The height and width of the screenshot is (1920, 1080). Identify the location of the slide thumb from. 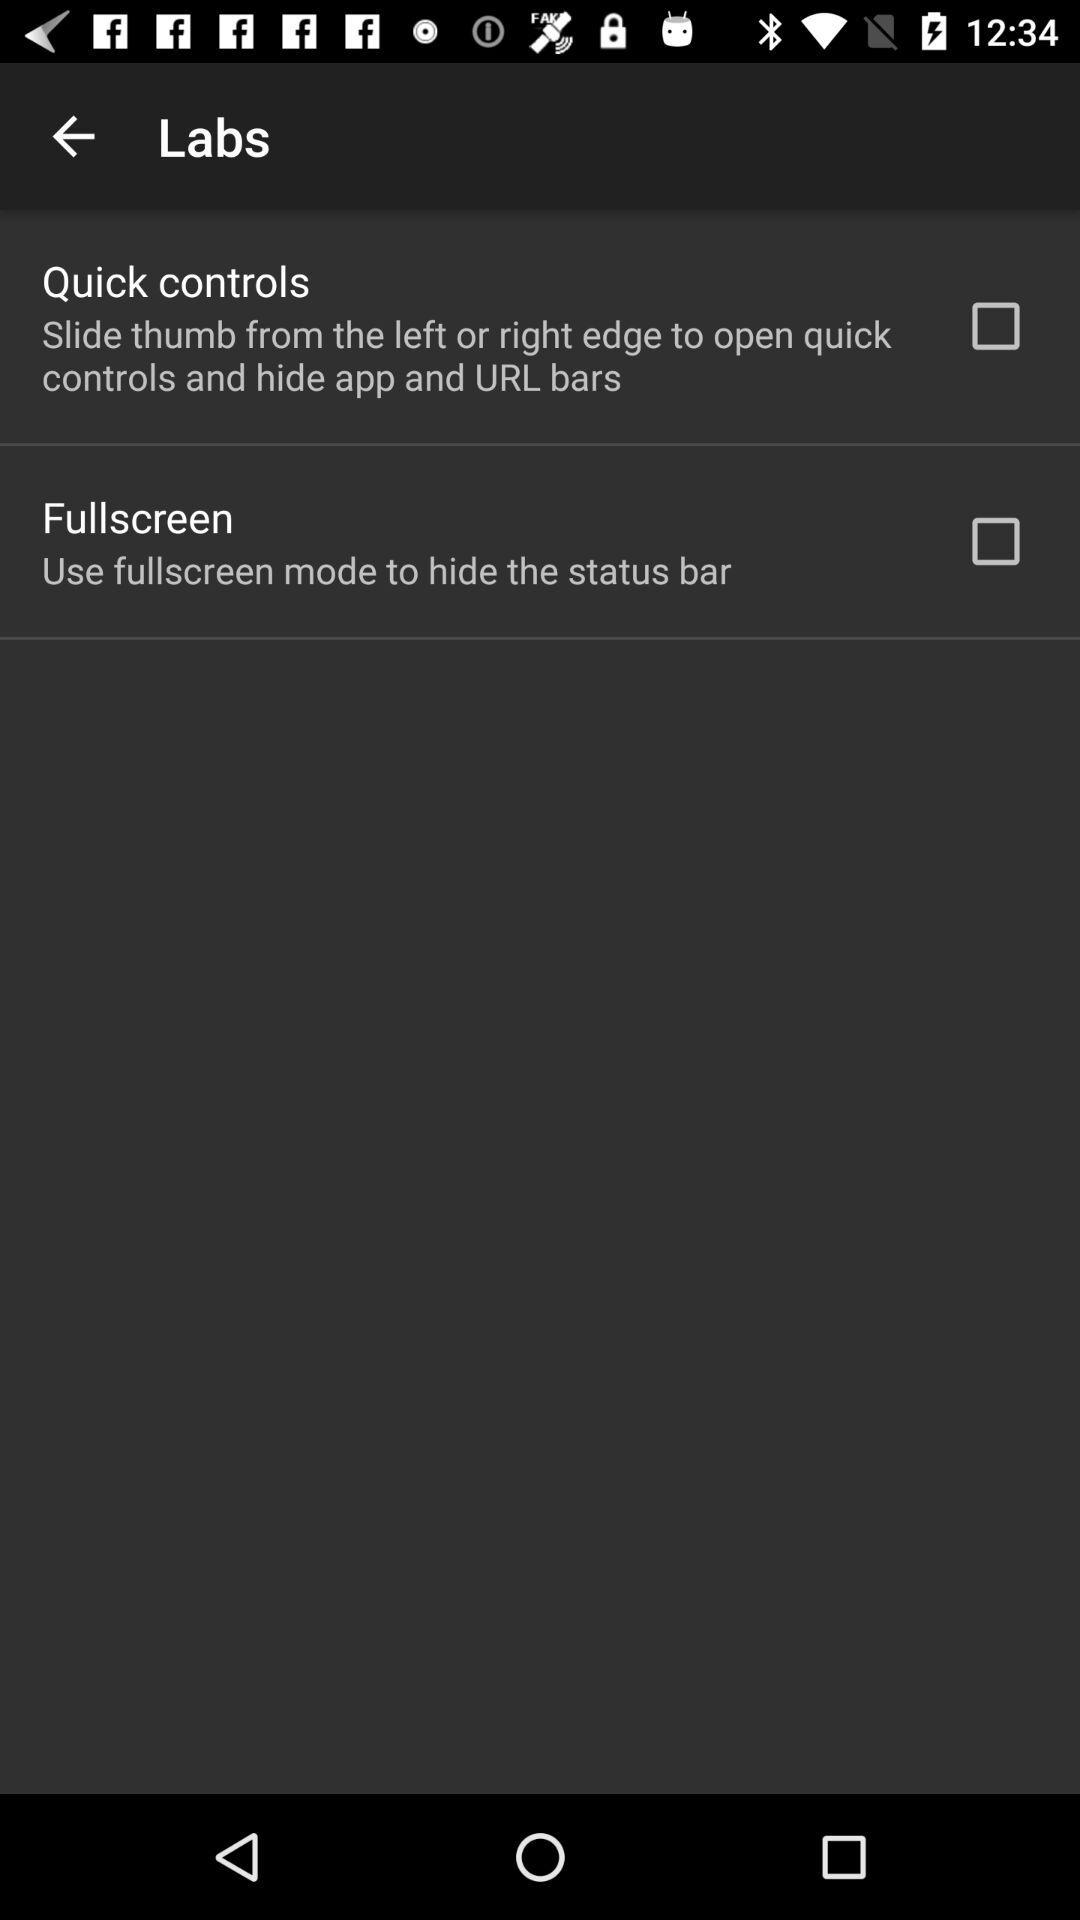
(477, 355).